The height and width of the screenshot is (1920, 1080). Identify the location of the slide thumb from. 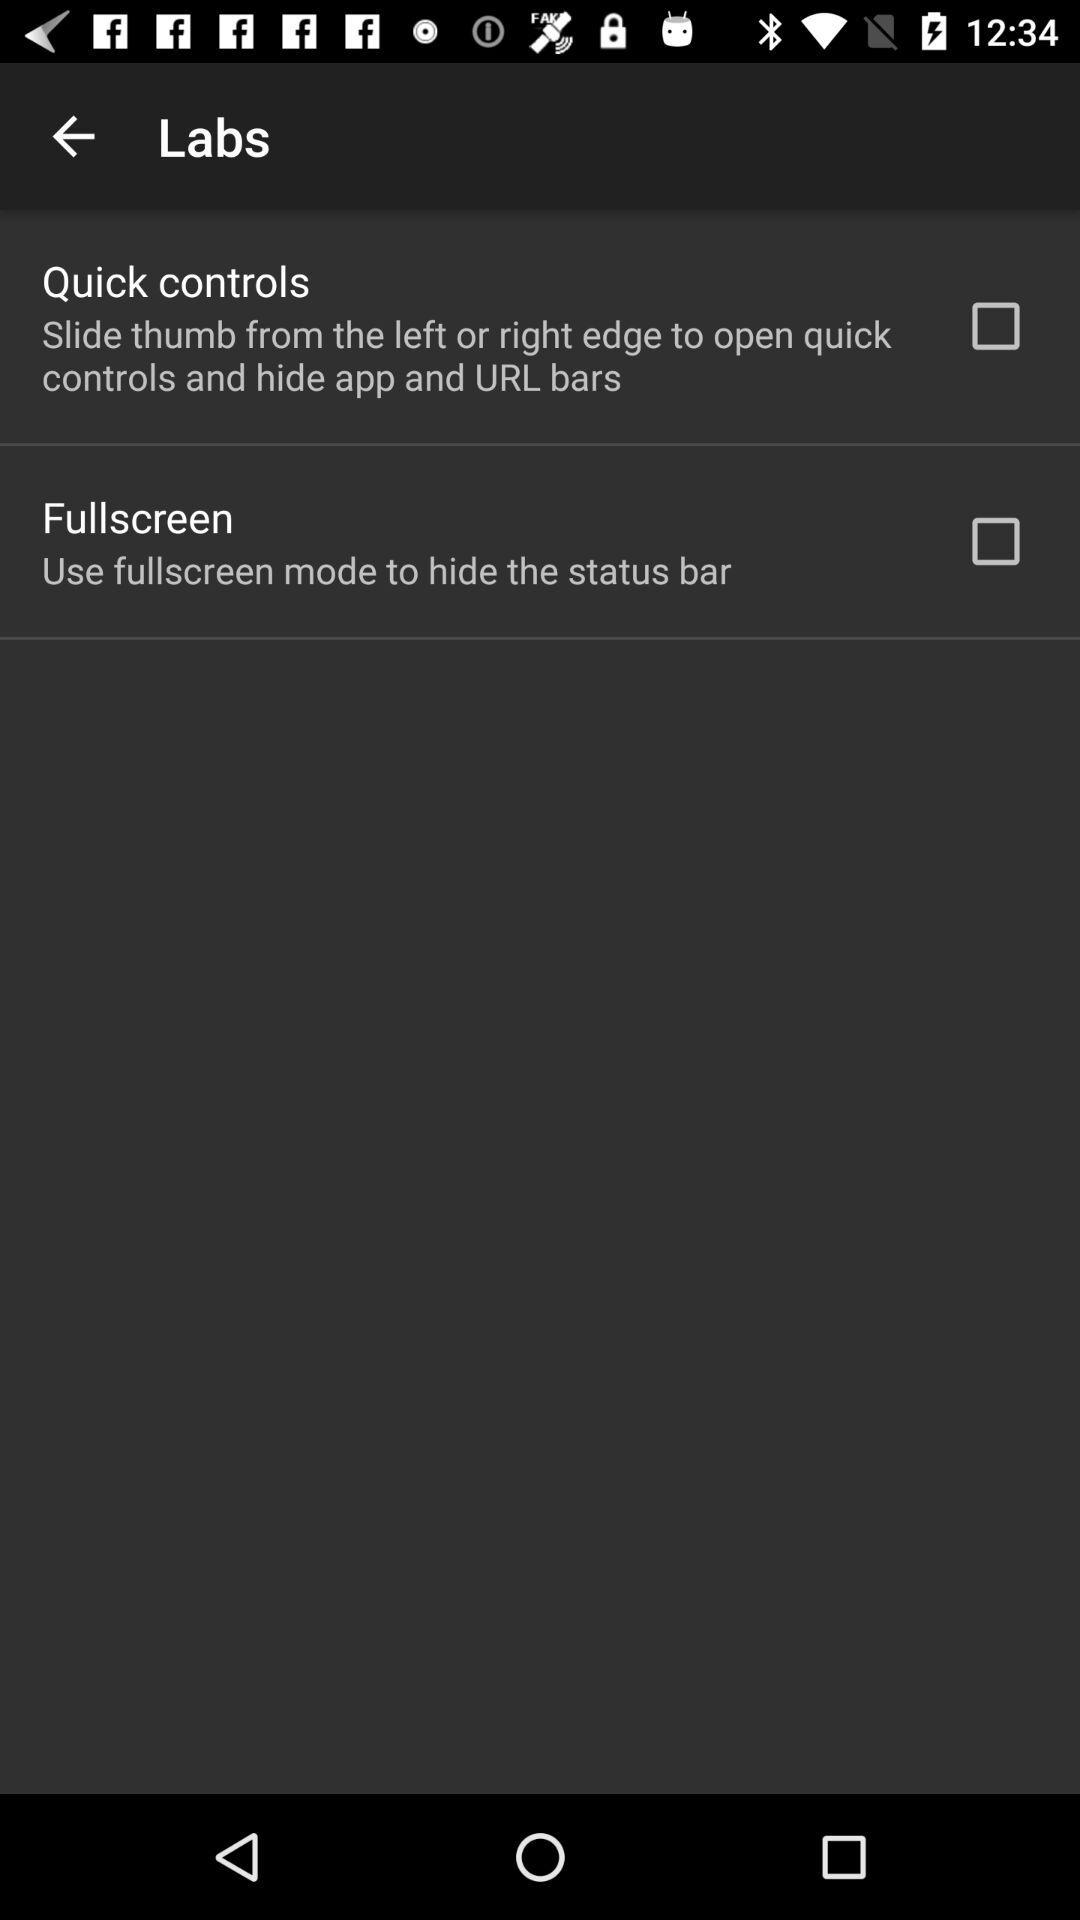
(477, 355).